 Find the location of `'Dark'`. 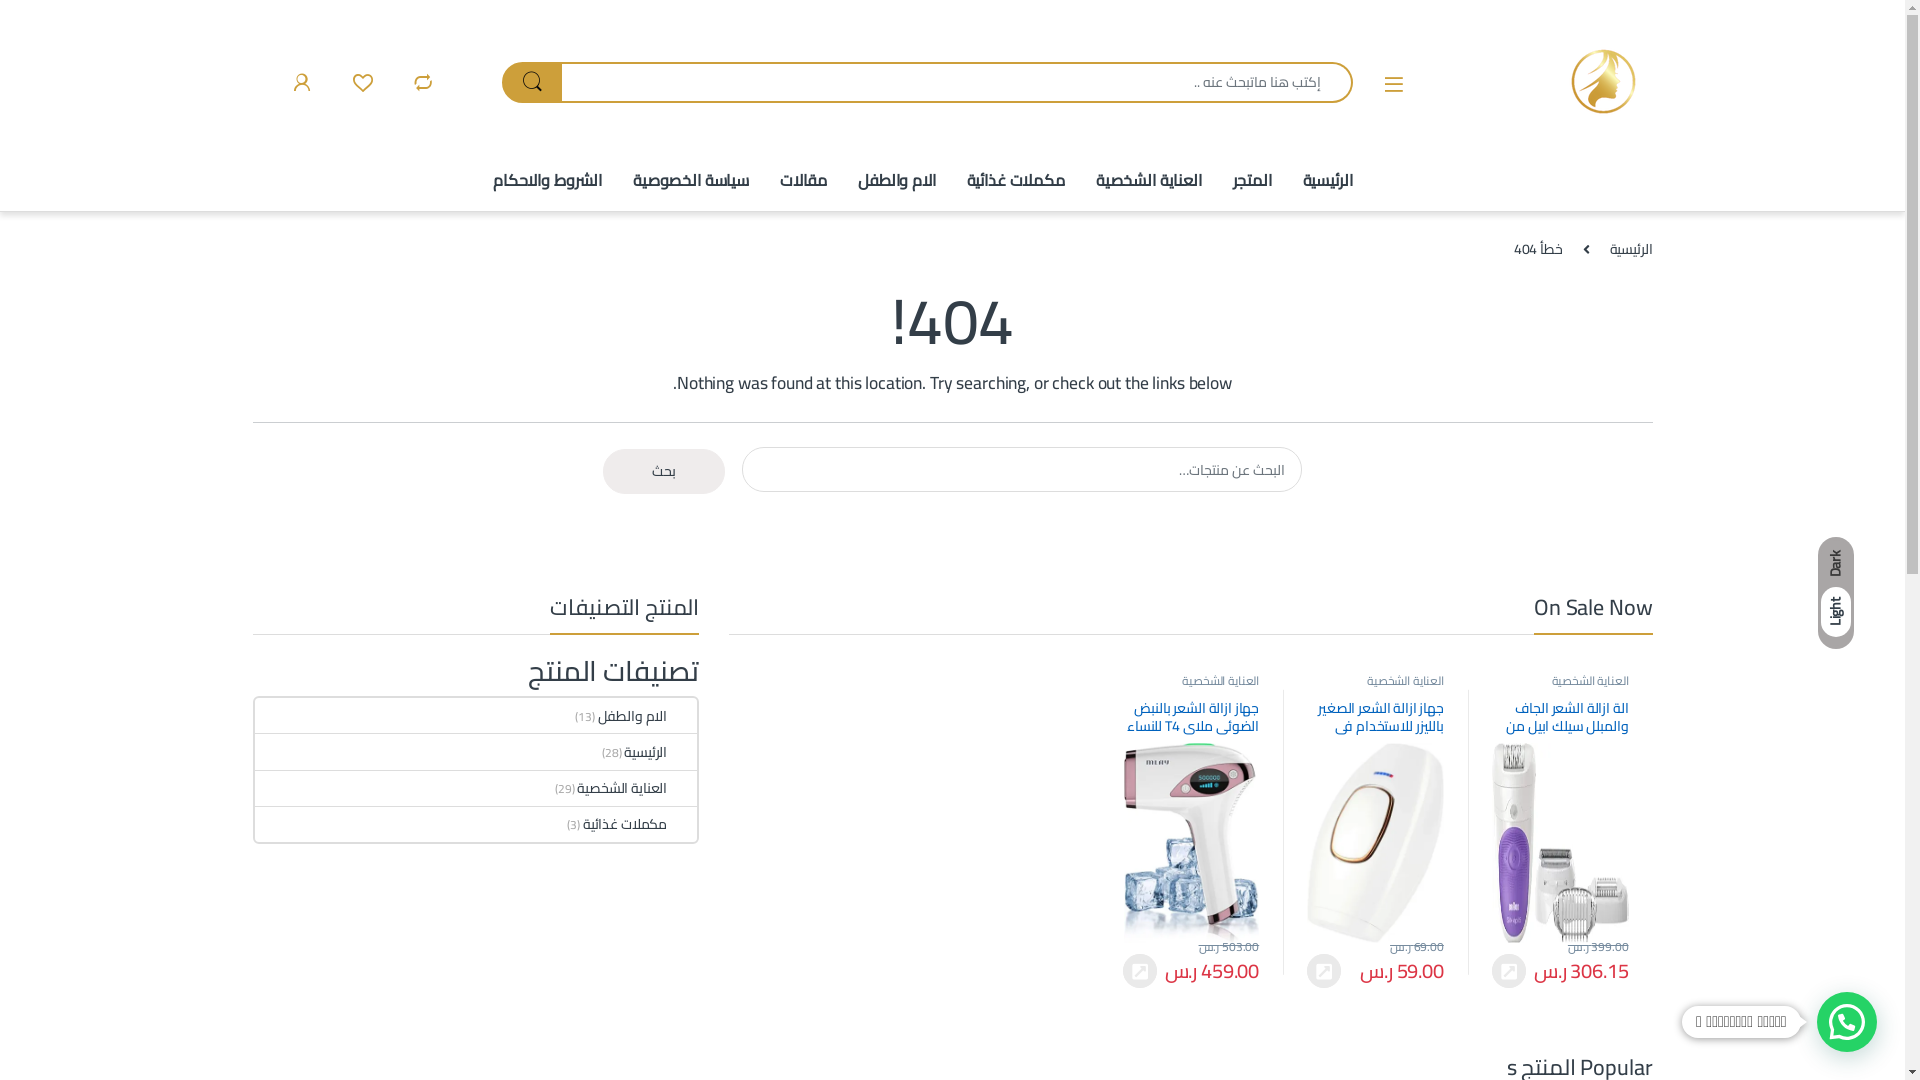

'Dark' is located at coordinates (1836, 563).